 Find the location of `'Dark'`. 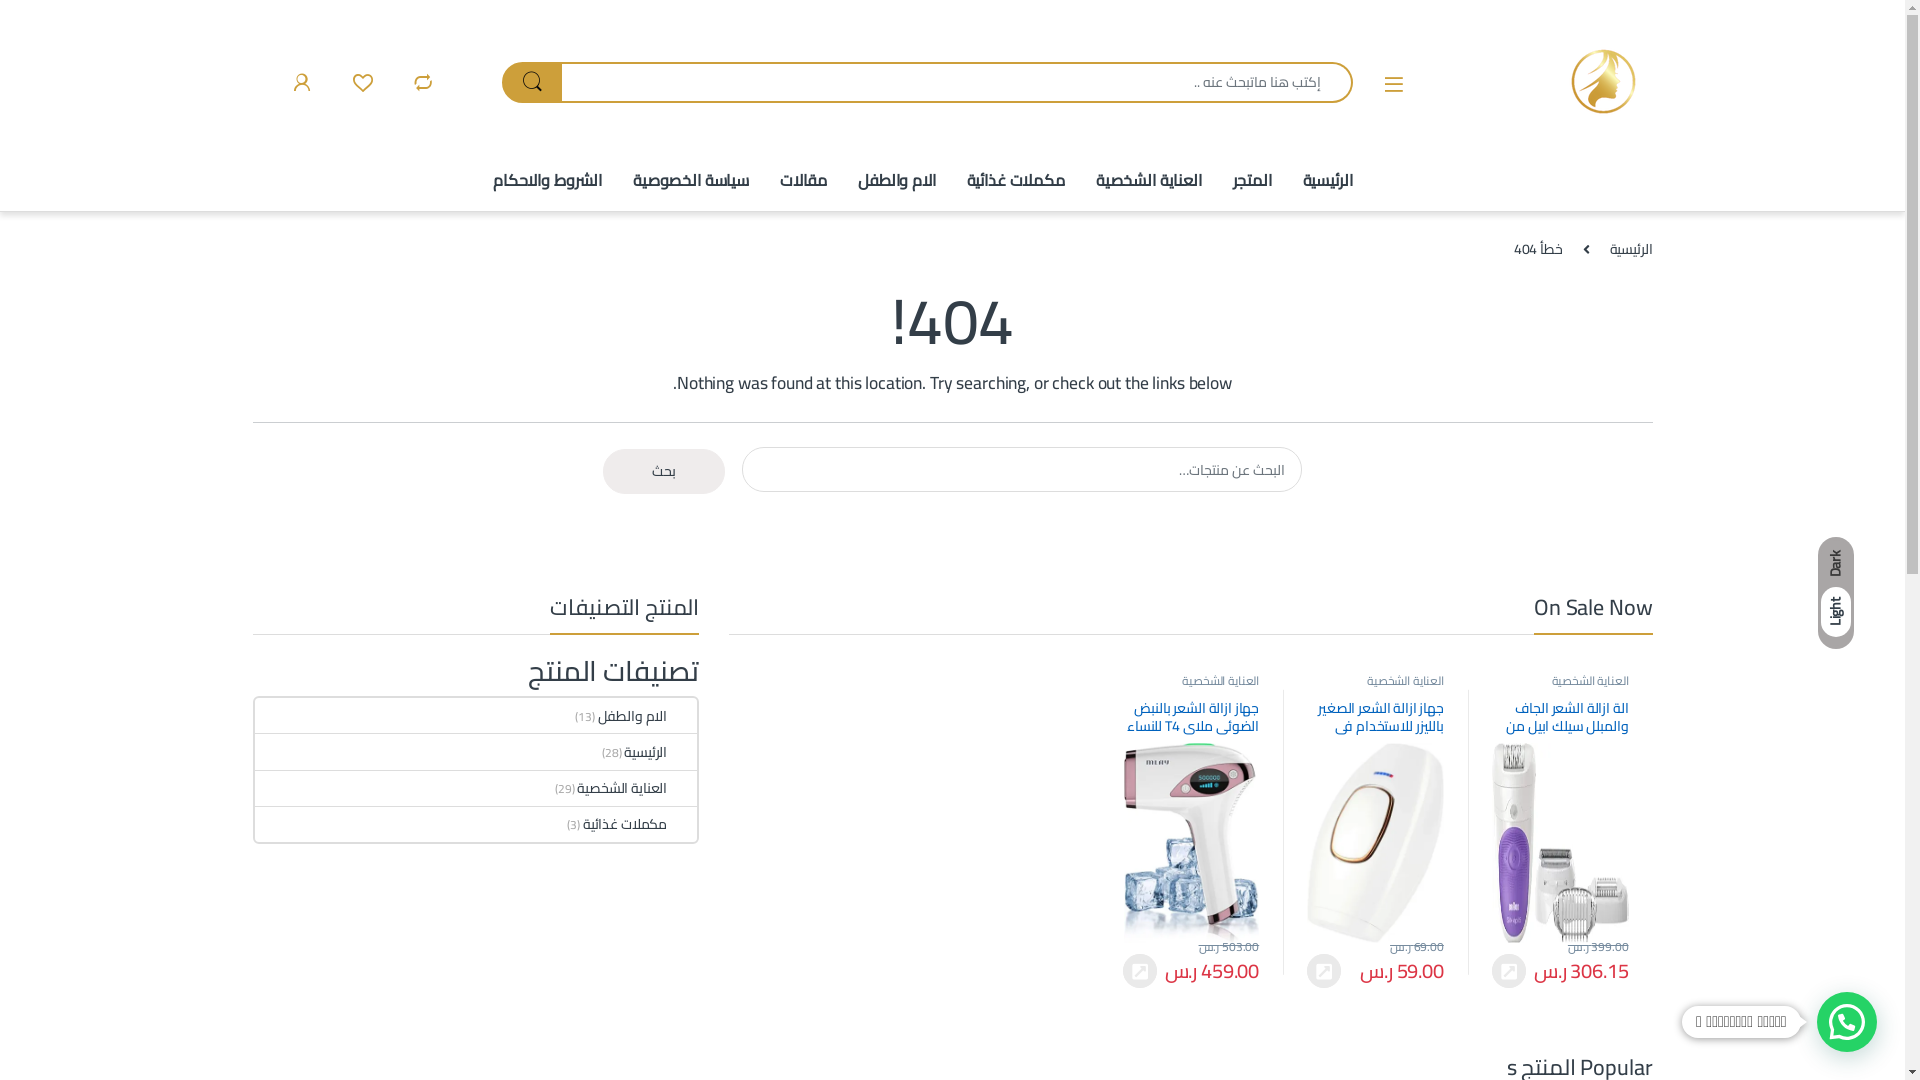

'Dark' is located at coordinates (1836, 563).